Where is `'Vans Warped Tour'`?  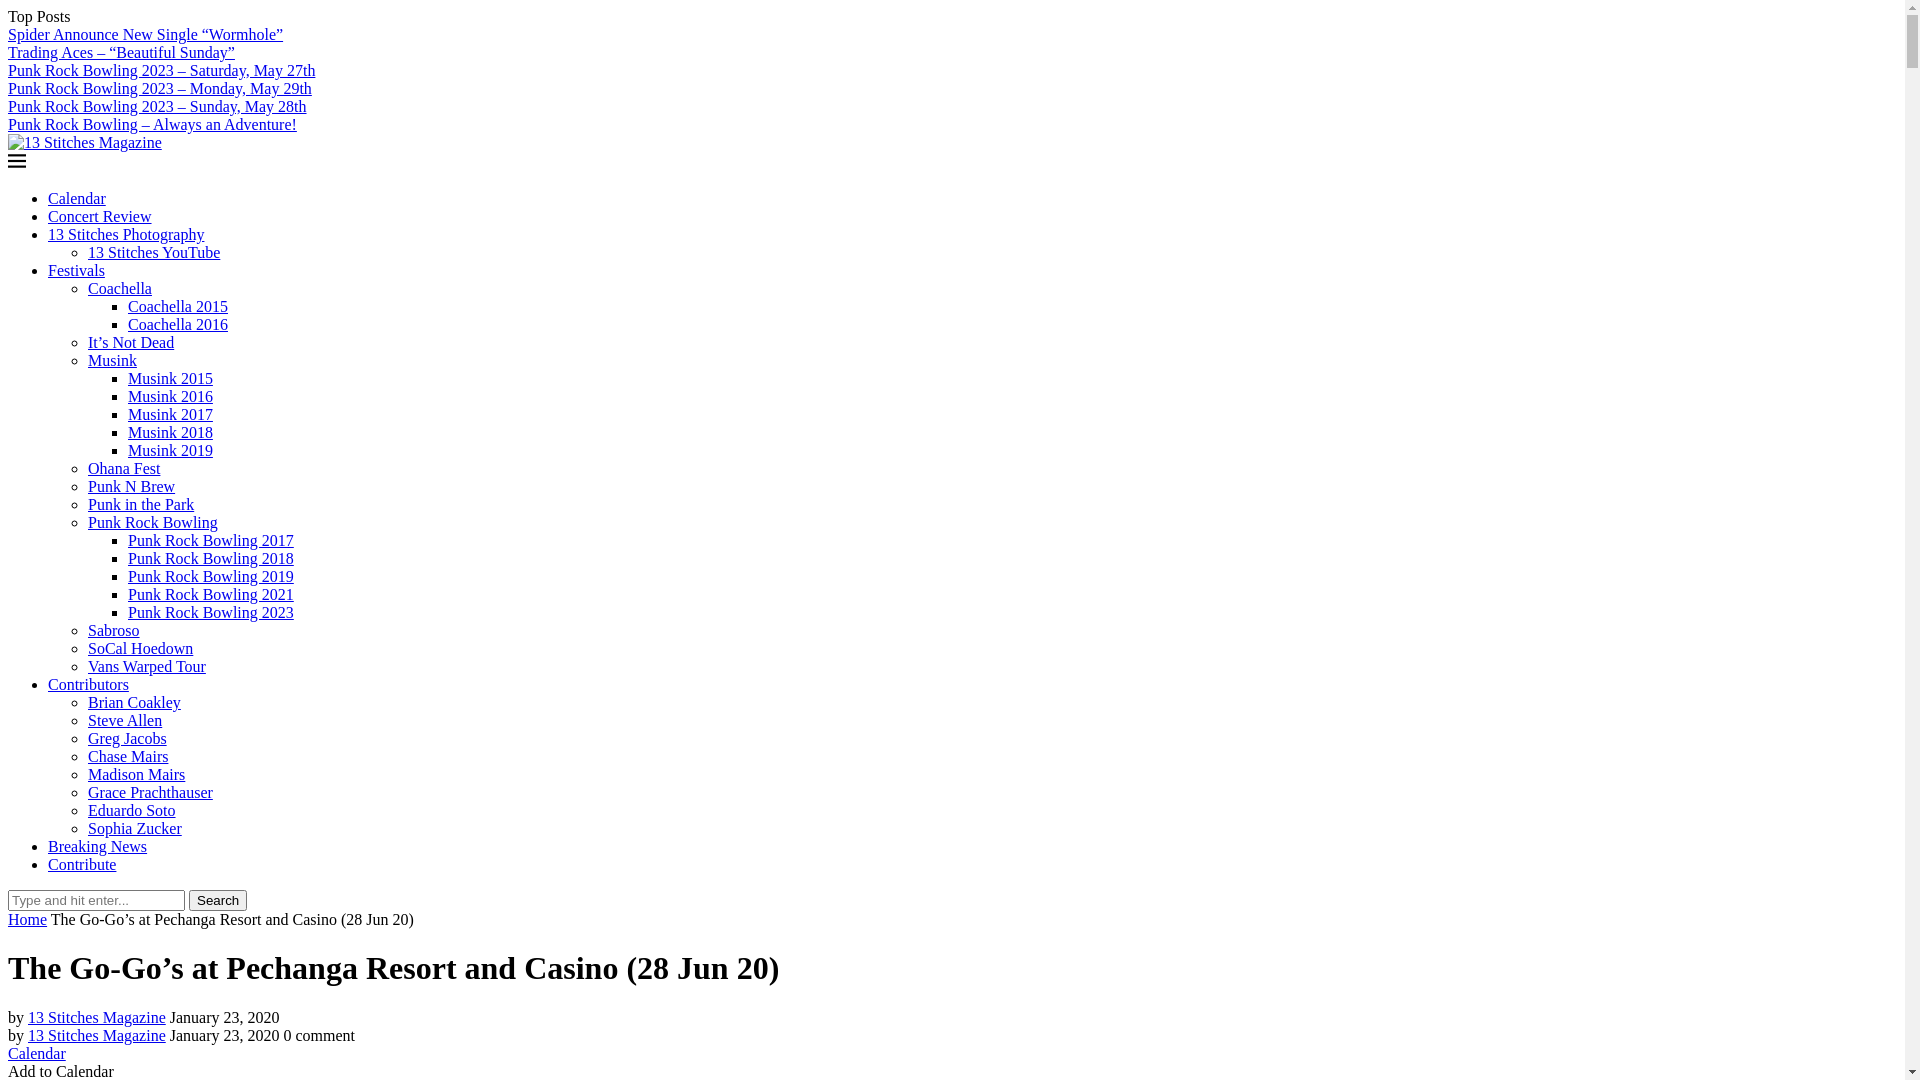 'Vans Warped Tour' is located at coordinates (146, 666).